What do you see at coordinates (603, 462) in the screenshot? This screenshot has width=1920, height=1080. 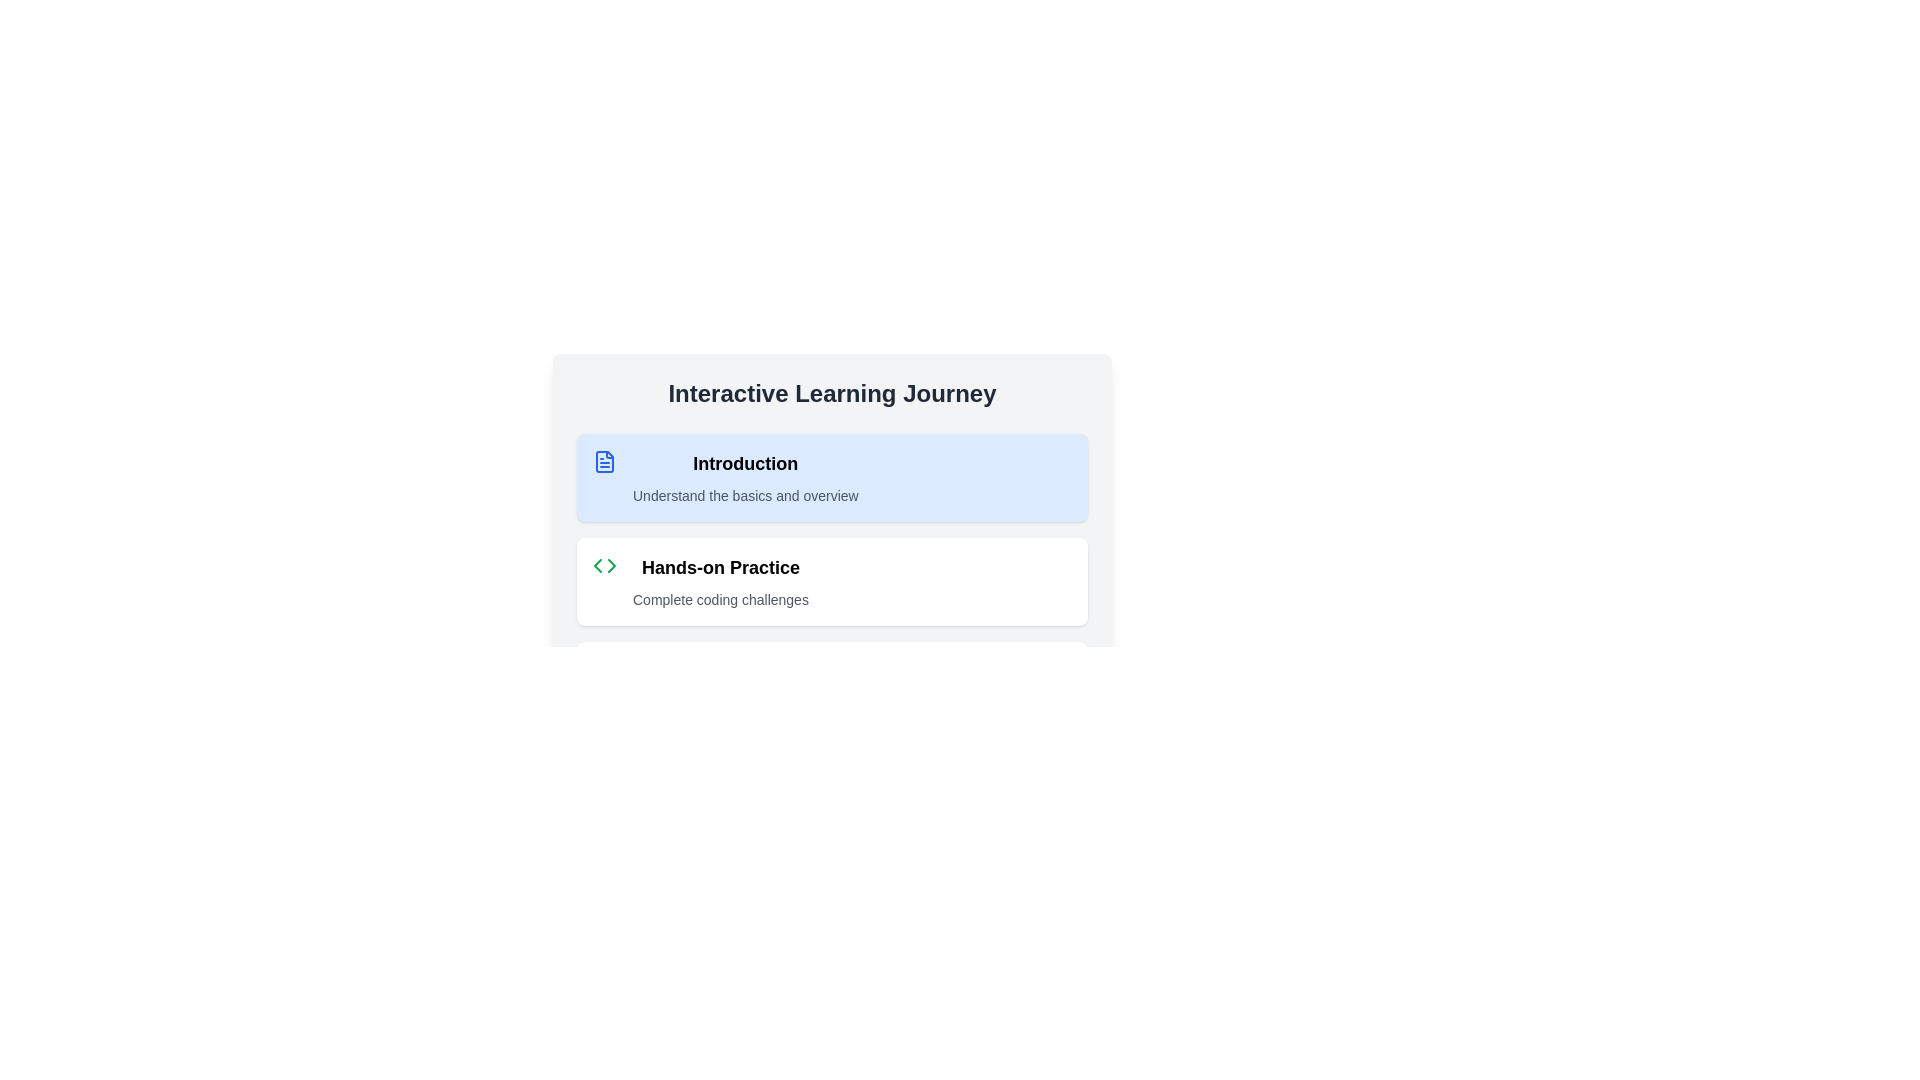 I see `the blue document icon located next to the 'Introduction' title` at bounding box center [603, 462].